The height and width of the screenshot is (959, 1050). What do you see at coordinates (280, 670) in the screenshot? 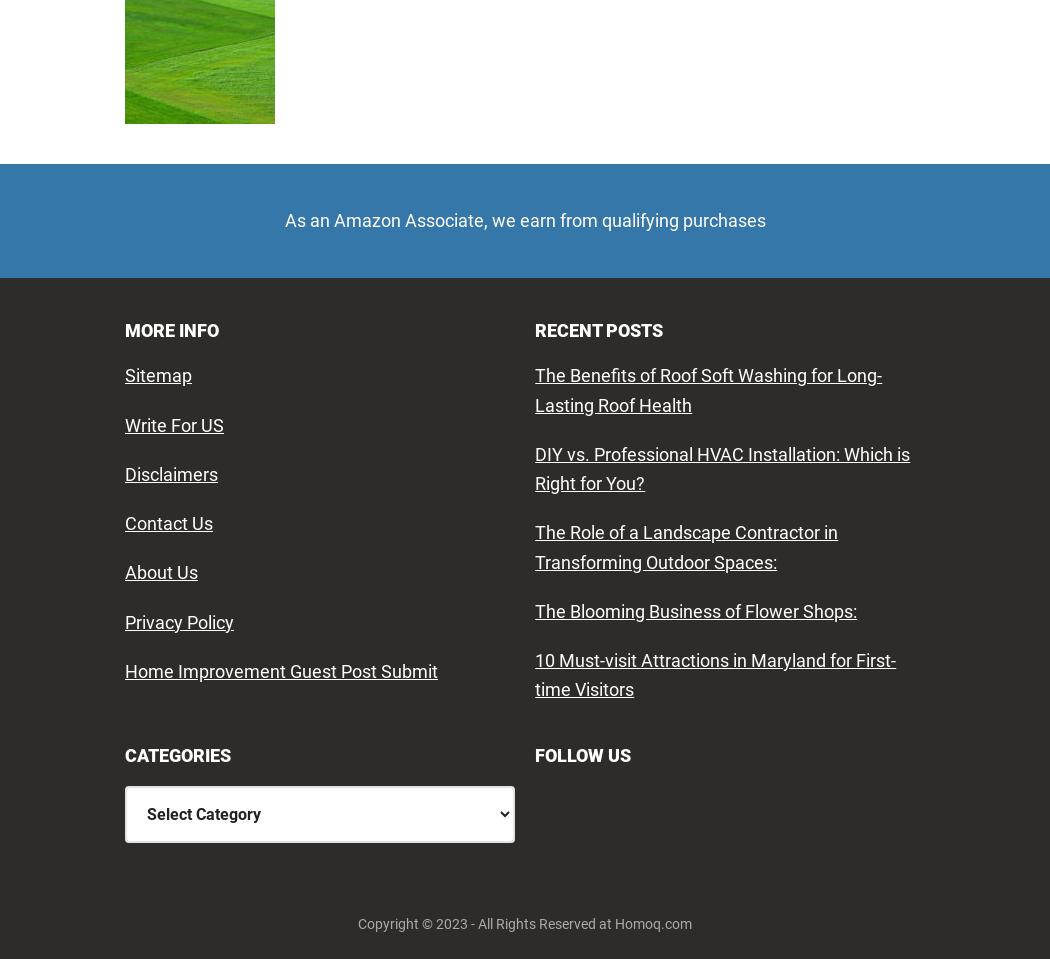
I see `'Home Improvement Guest Post Submit'` at bounding box center [280, 670].